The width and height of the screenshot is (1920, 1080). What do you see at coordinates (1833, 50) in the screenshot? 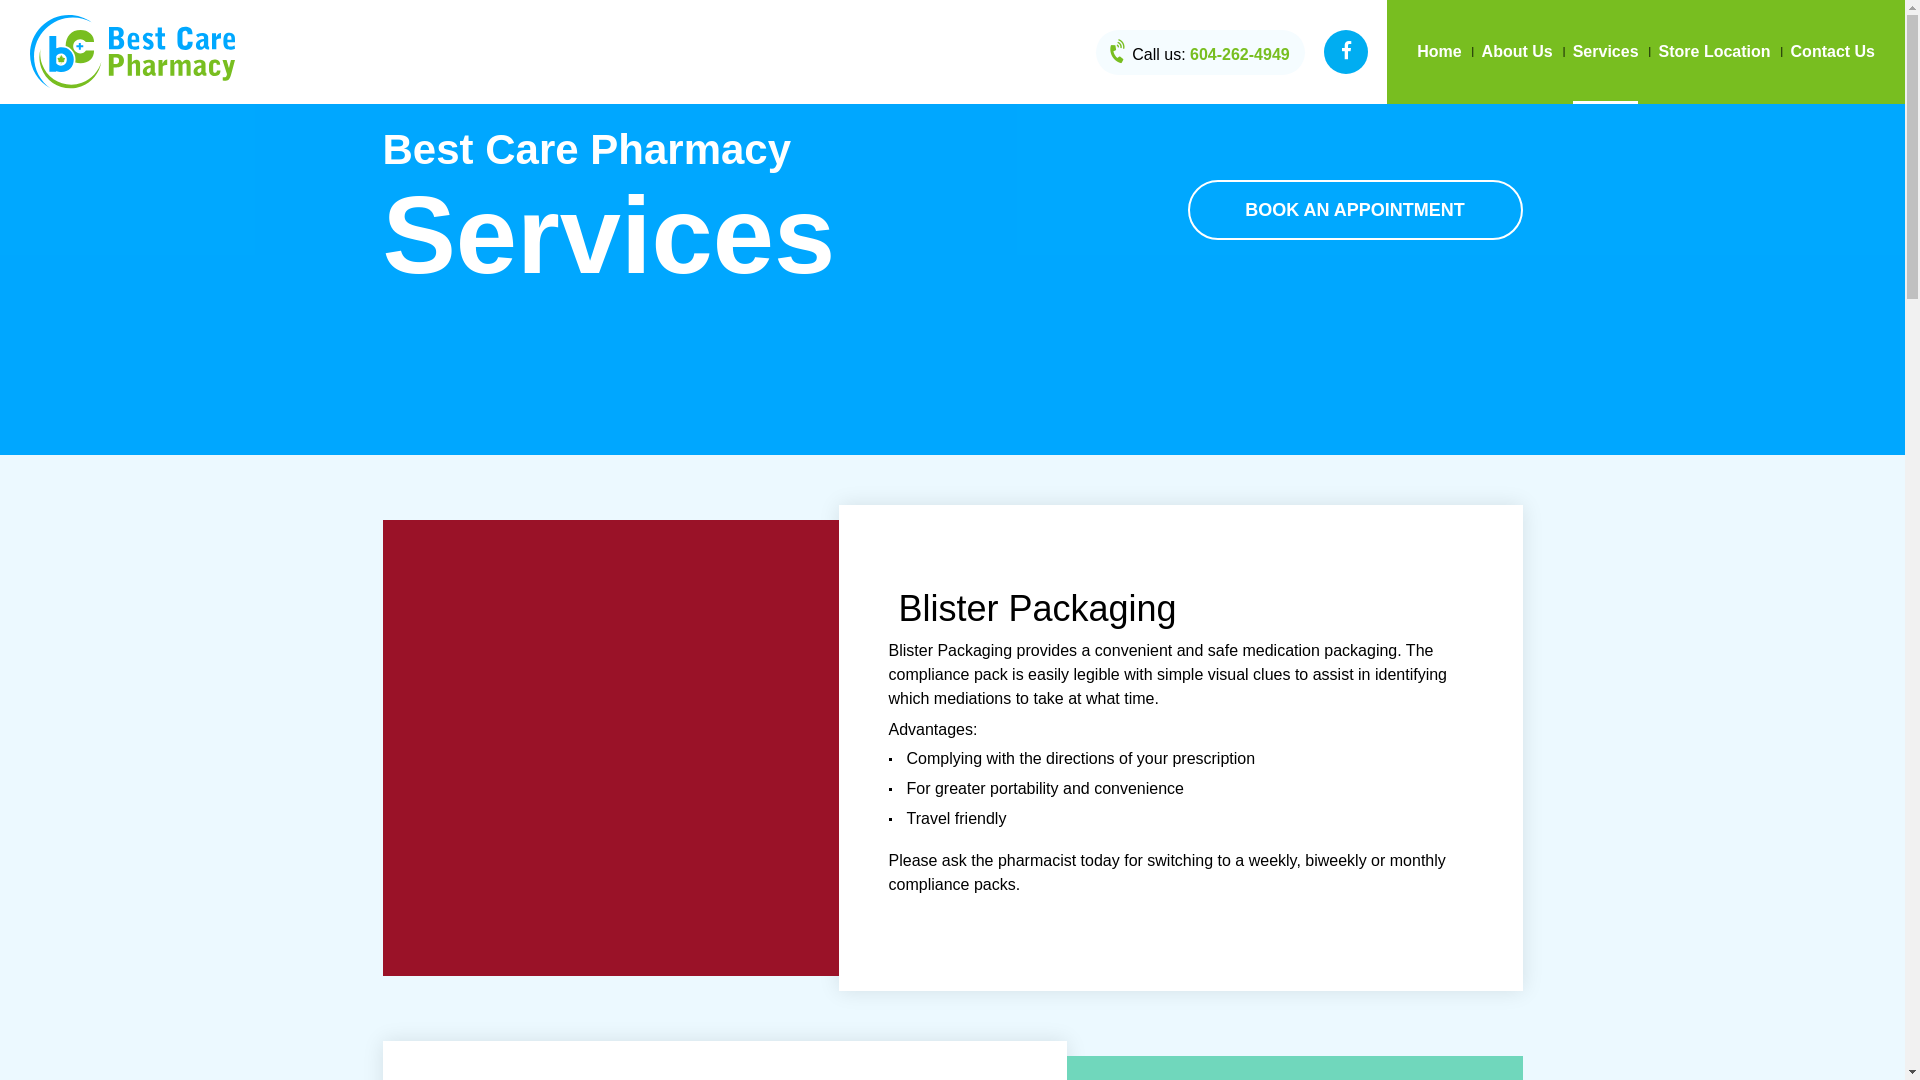
I see `'Contact Us'` at bounding box center [1833, 50].